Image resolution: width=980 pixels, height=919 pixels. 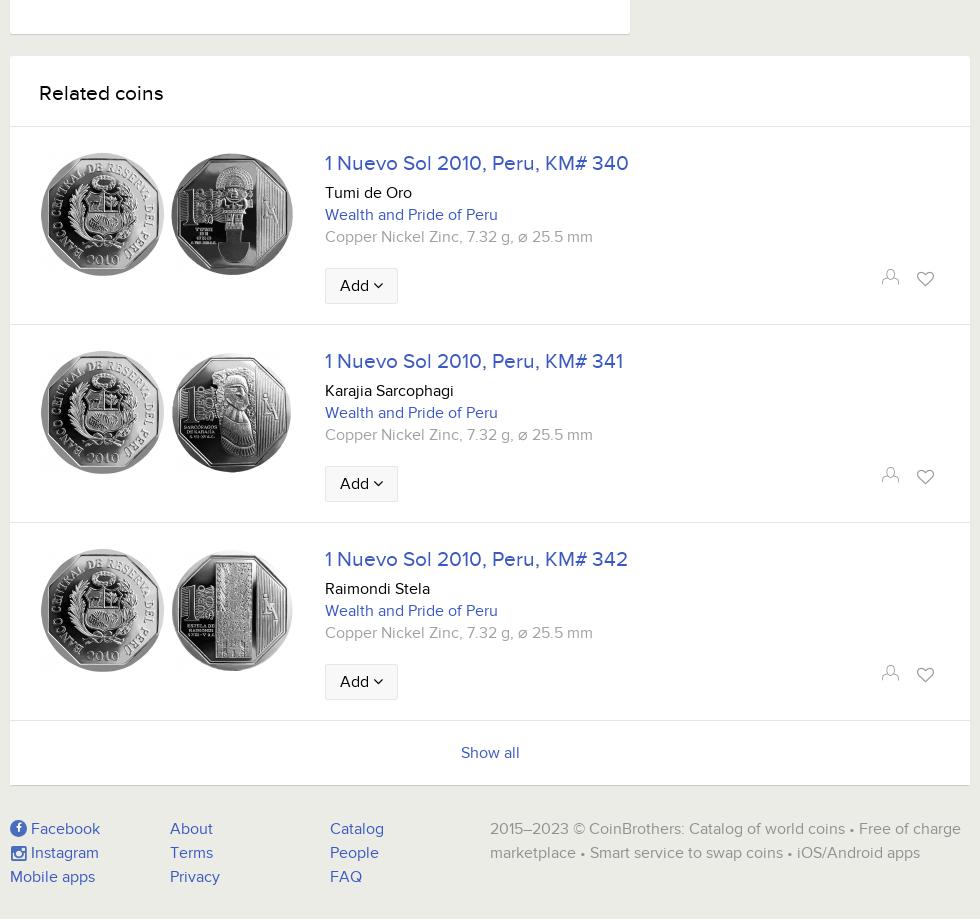 I want to click on 'Karajia Sarcophagi', so click(x=389, y=391).